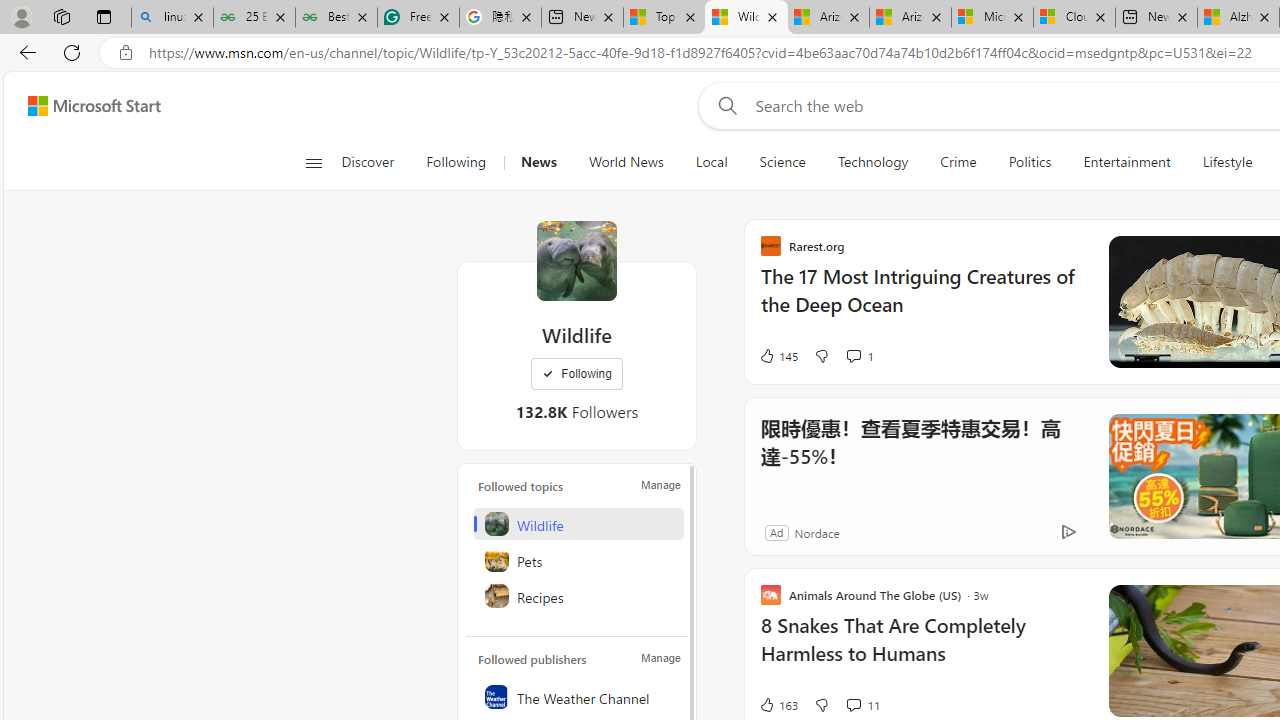 Image resolution: width=1280 pixels, height=720 pixels. Describe the element at coordinates (862, 703) in the screenshot. I see `'View comments 11 Comment'` at that location.